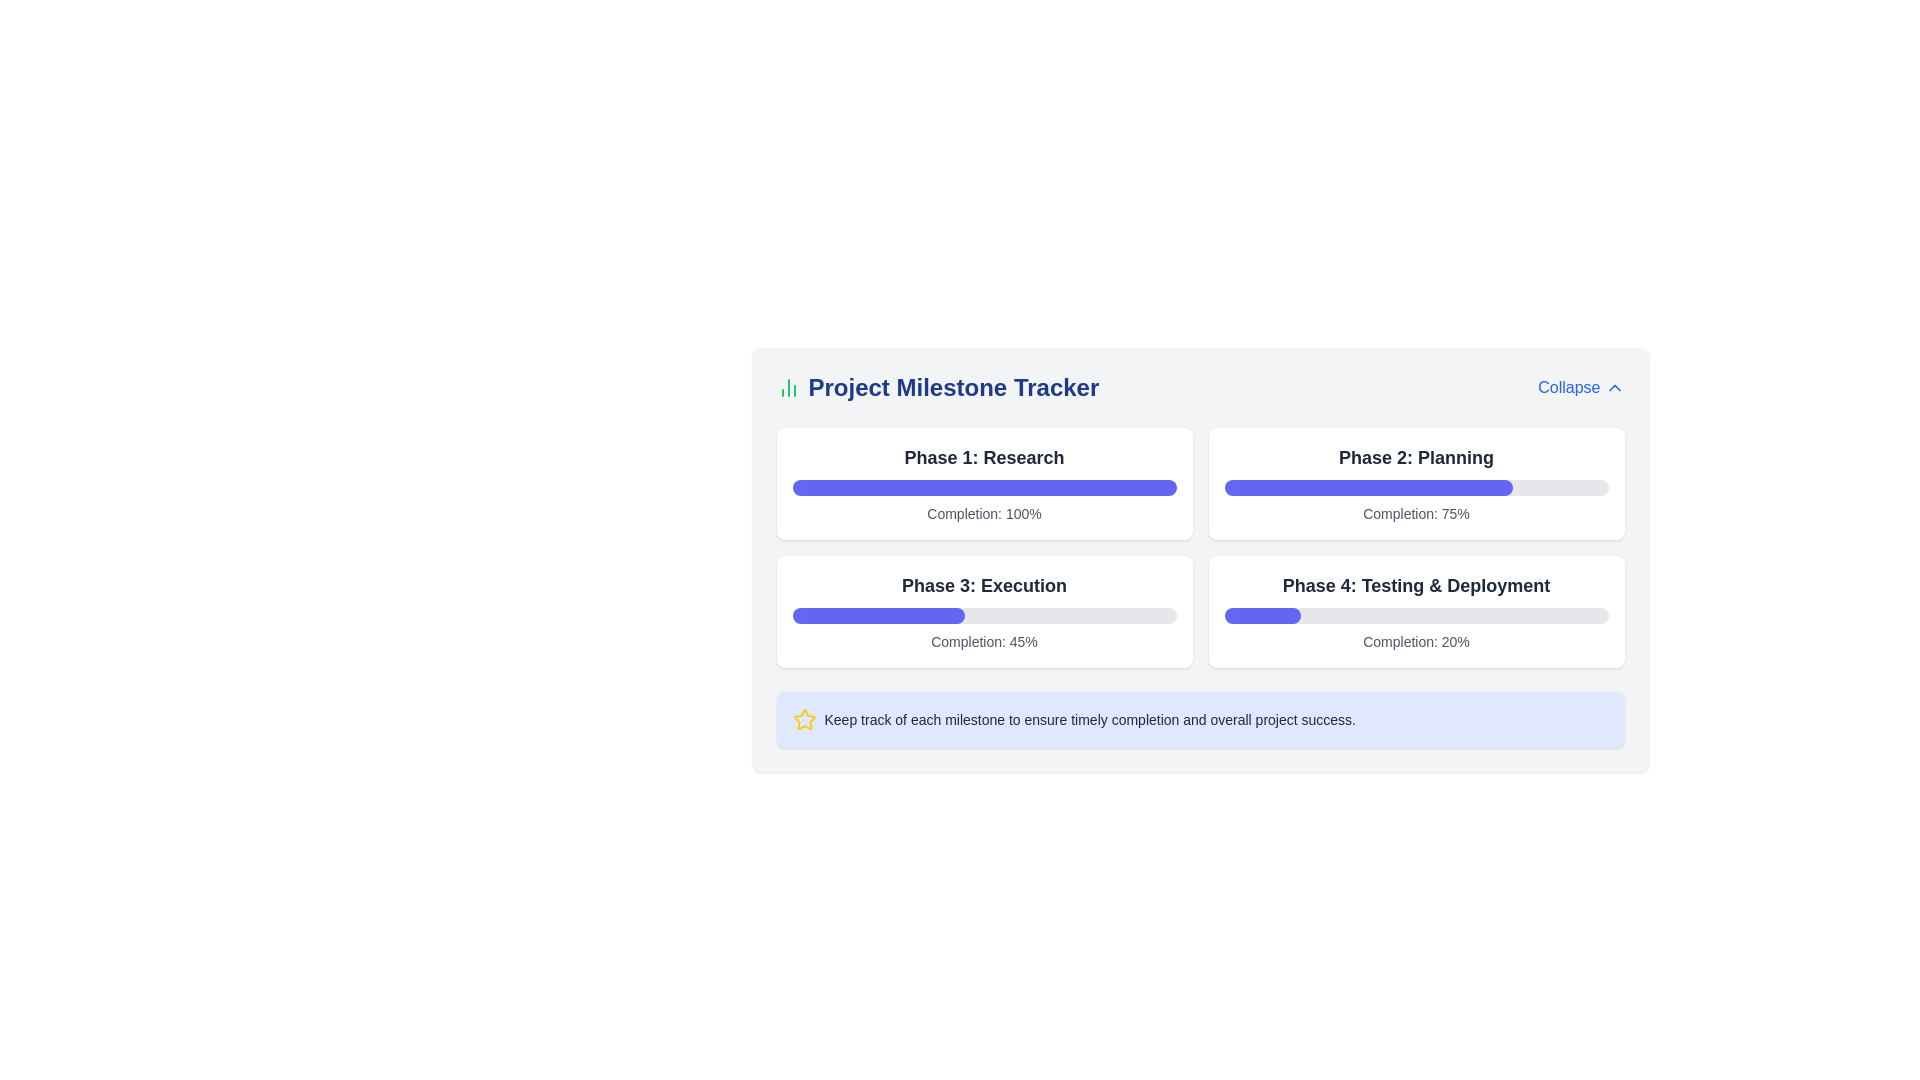 The height and width of the screenshot is (1080, 1920). What do you see at coordinates (1415, 458) in the screenshot?
I see `the text label that reads 'Phase 2: Planning', which is styled with a large, bold font in dark gray, centered within a white background with rounded corners and a shadow effect` at bounding box center [1415, 458].